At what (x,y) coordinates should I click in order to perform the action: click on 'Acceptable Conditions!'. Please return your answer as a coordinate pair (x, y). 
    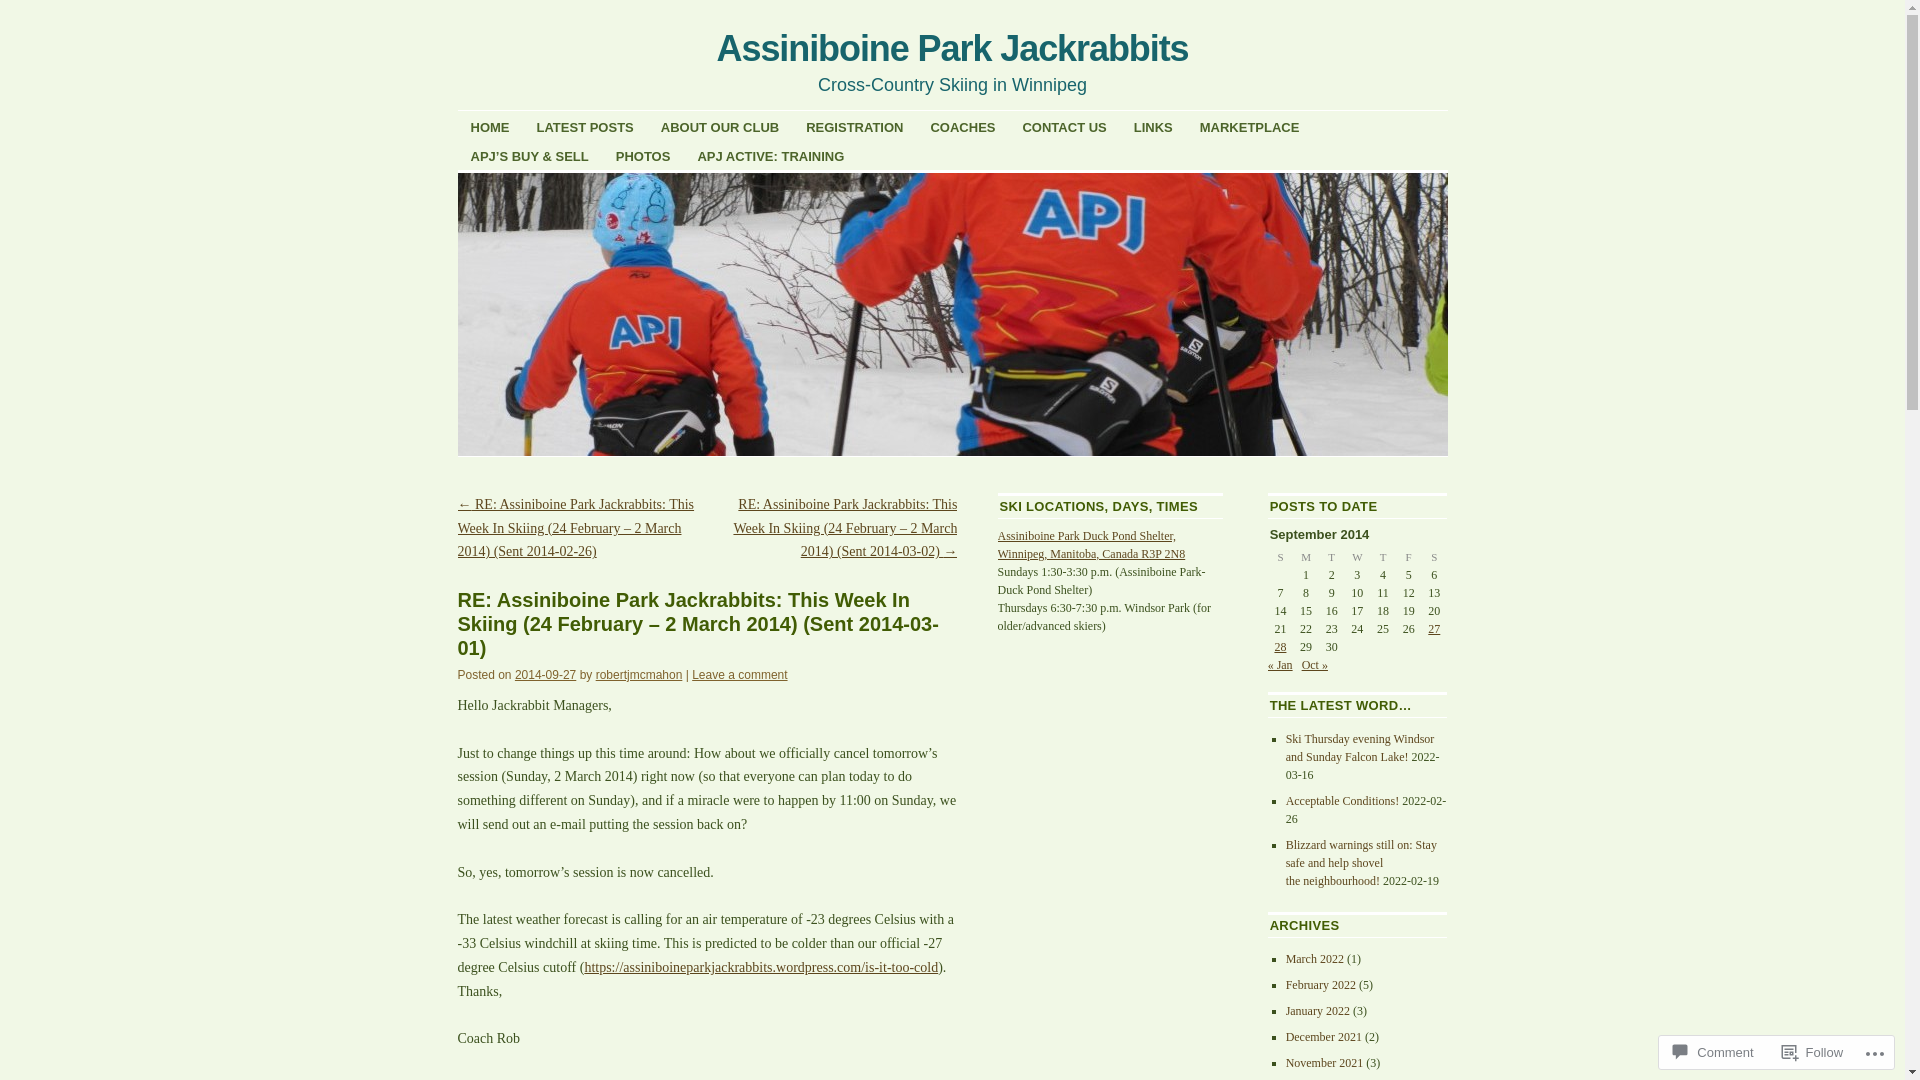
    Looking at the image, I should click on (1343, 800).